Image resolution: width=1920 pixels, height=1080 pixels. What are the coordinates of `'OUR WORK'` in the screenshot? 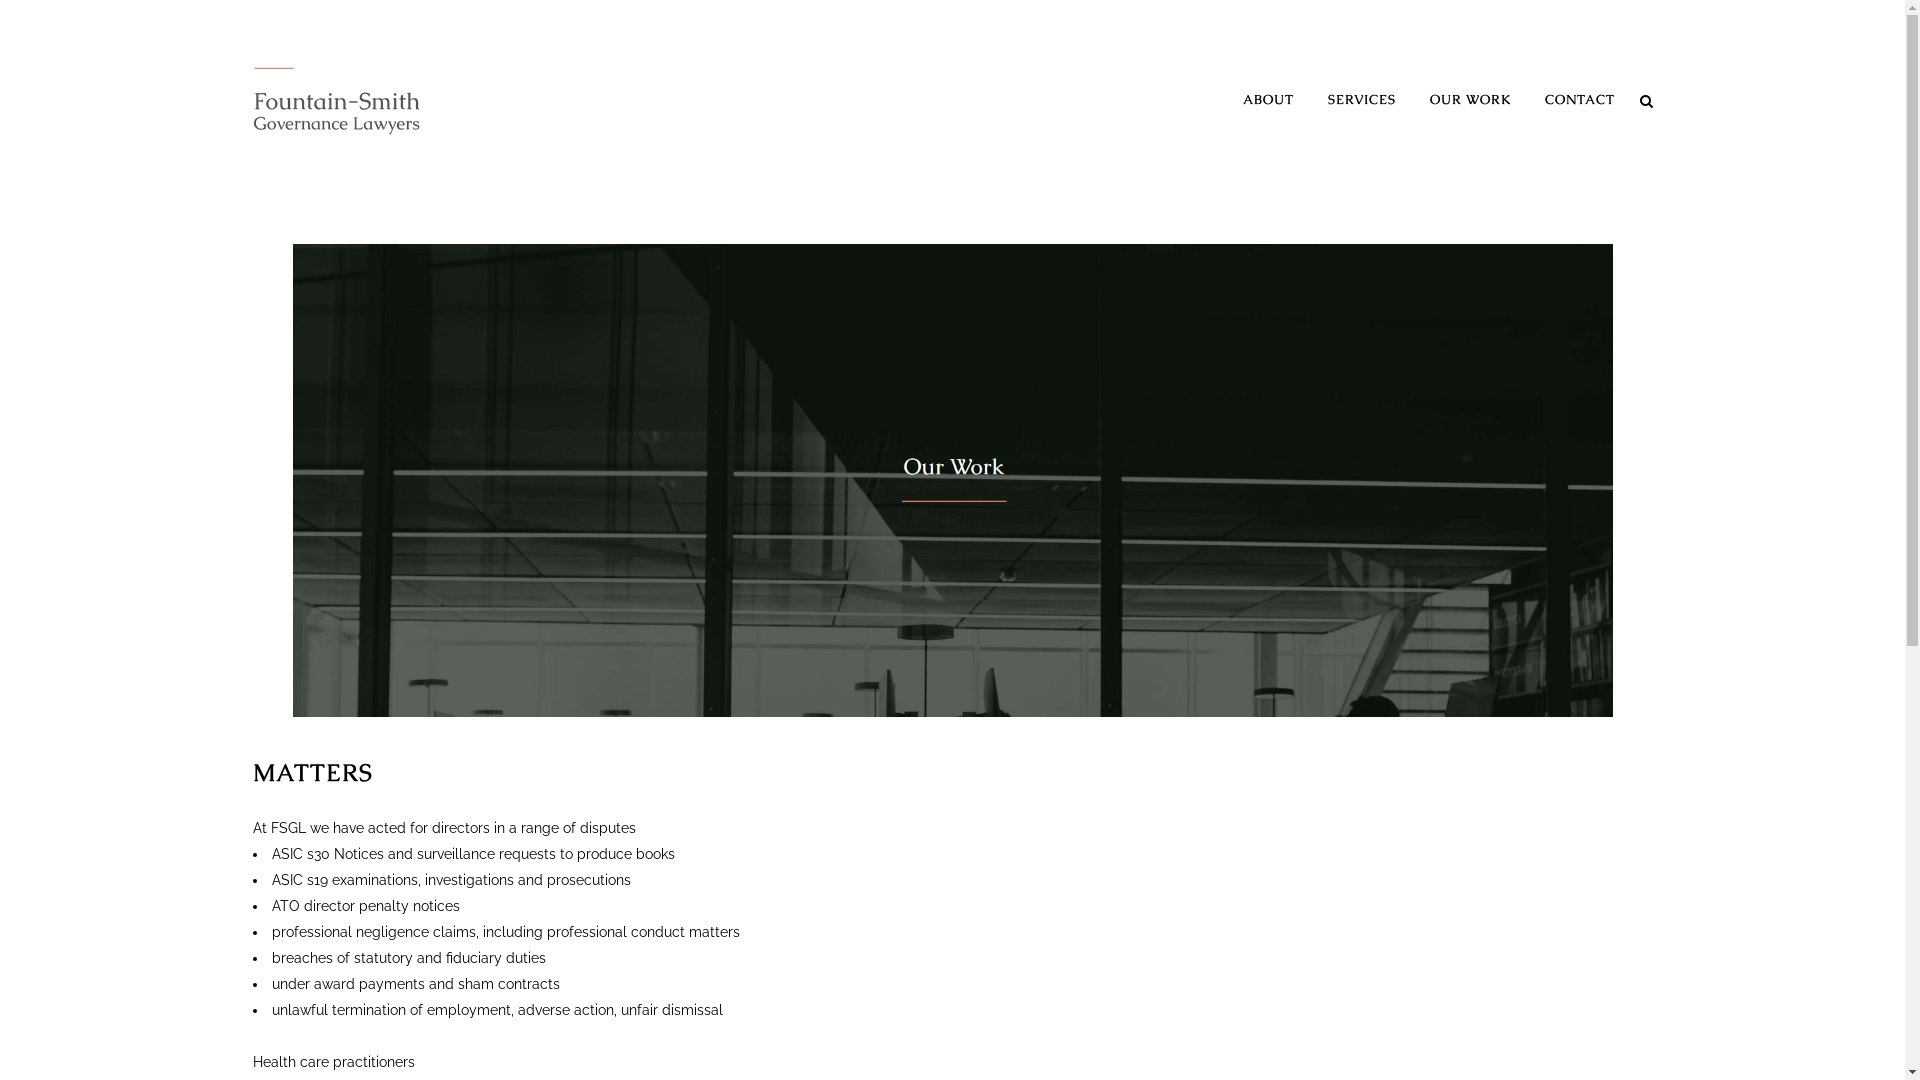 It's located at (1469, 100).